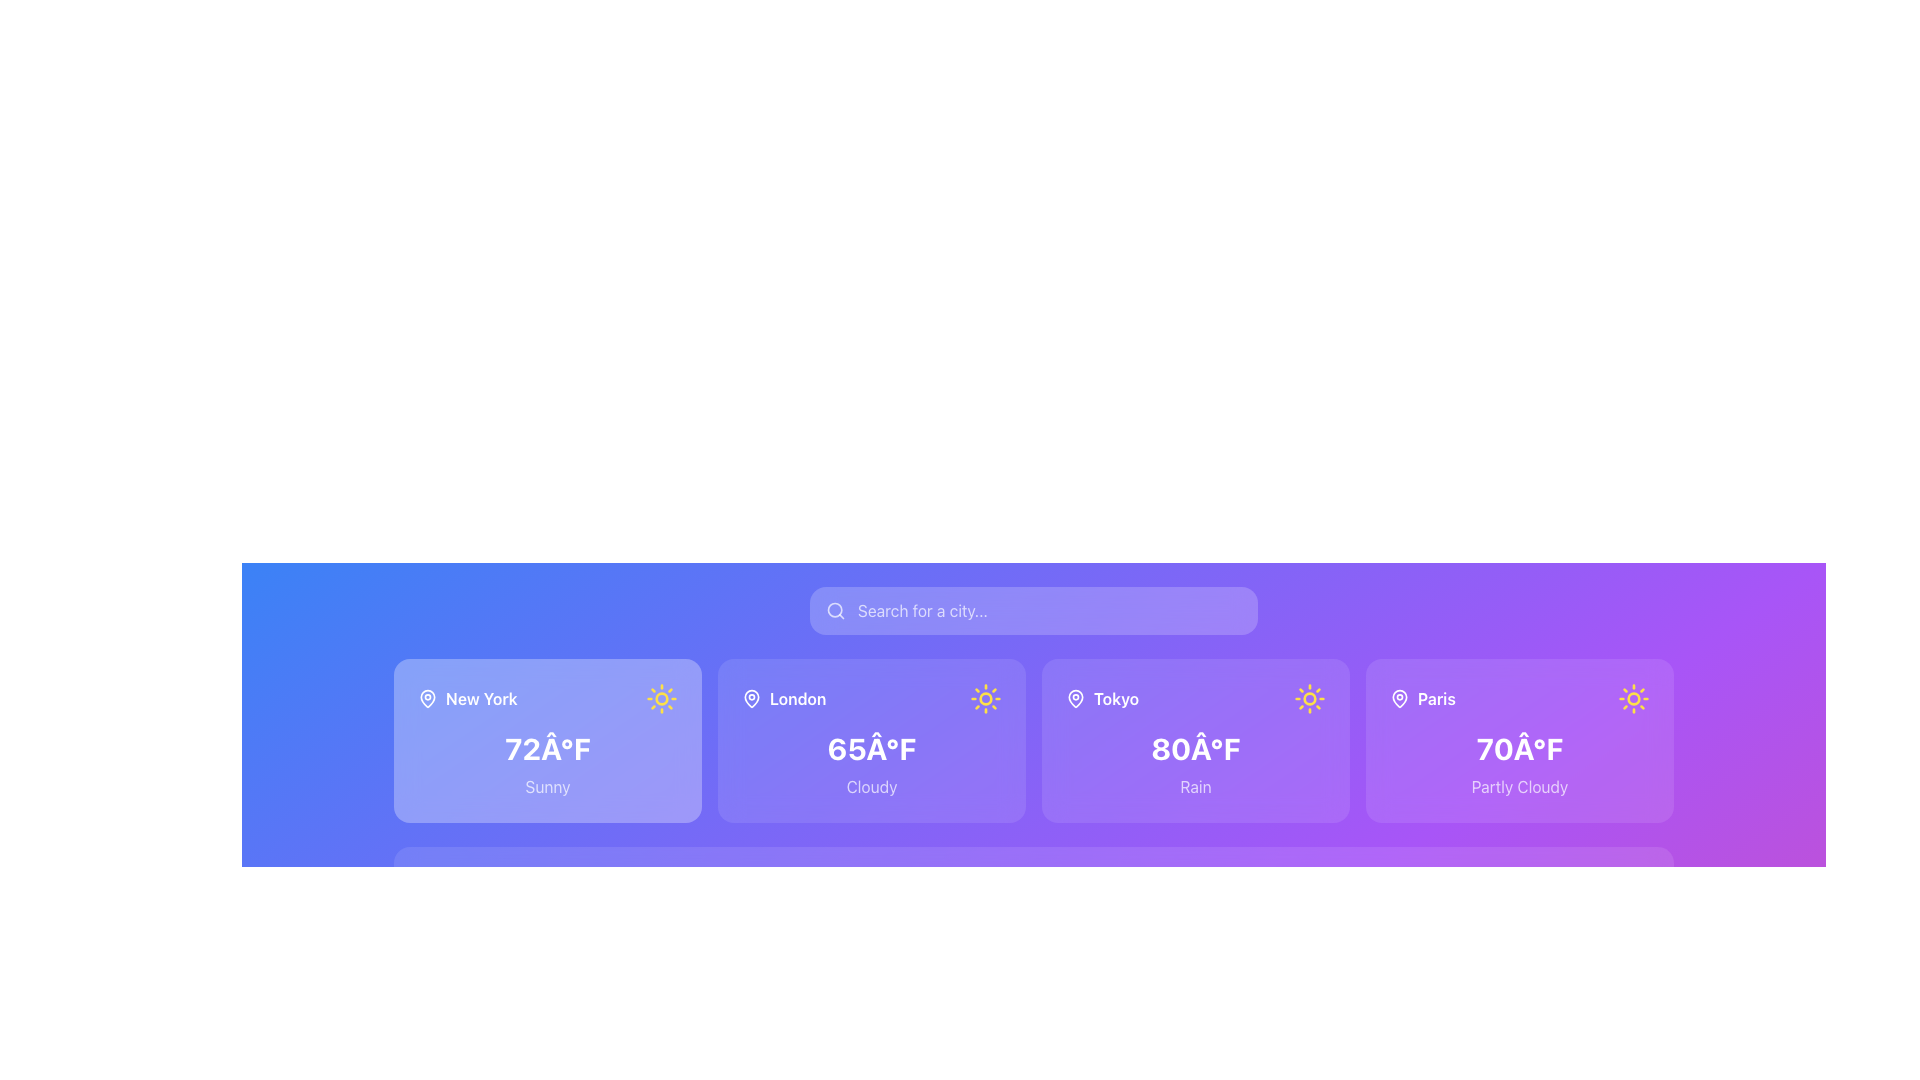  What do you see at coordinates (835, 609) in the screenshot?
I see `the magnifying glass icon, which is white with a slightly transparent overlay, located on the left side of the text input box above the weather cards` at bounding box center [835, 609].